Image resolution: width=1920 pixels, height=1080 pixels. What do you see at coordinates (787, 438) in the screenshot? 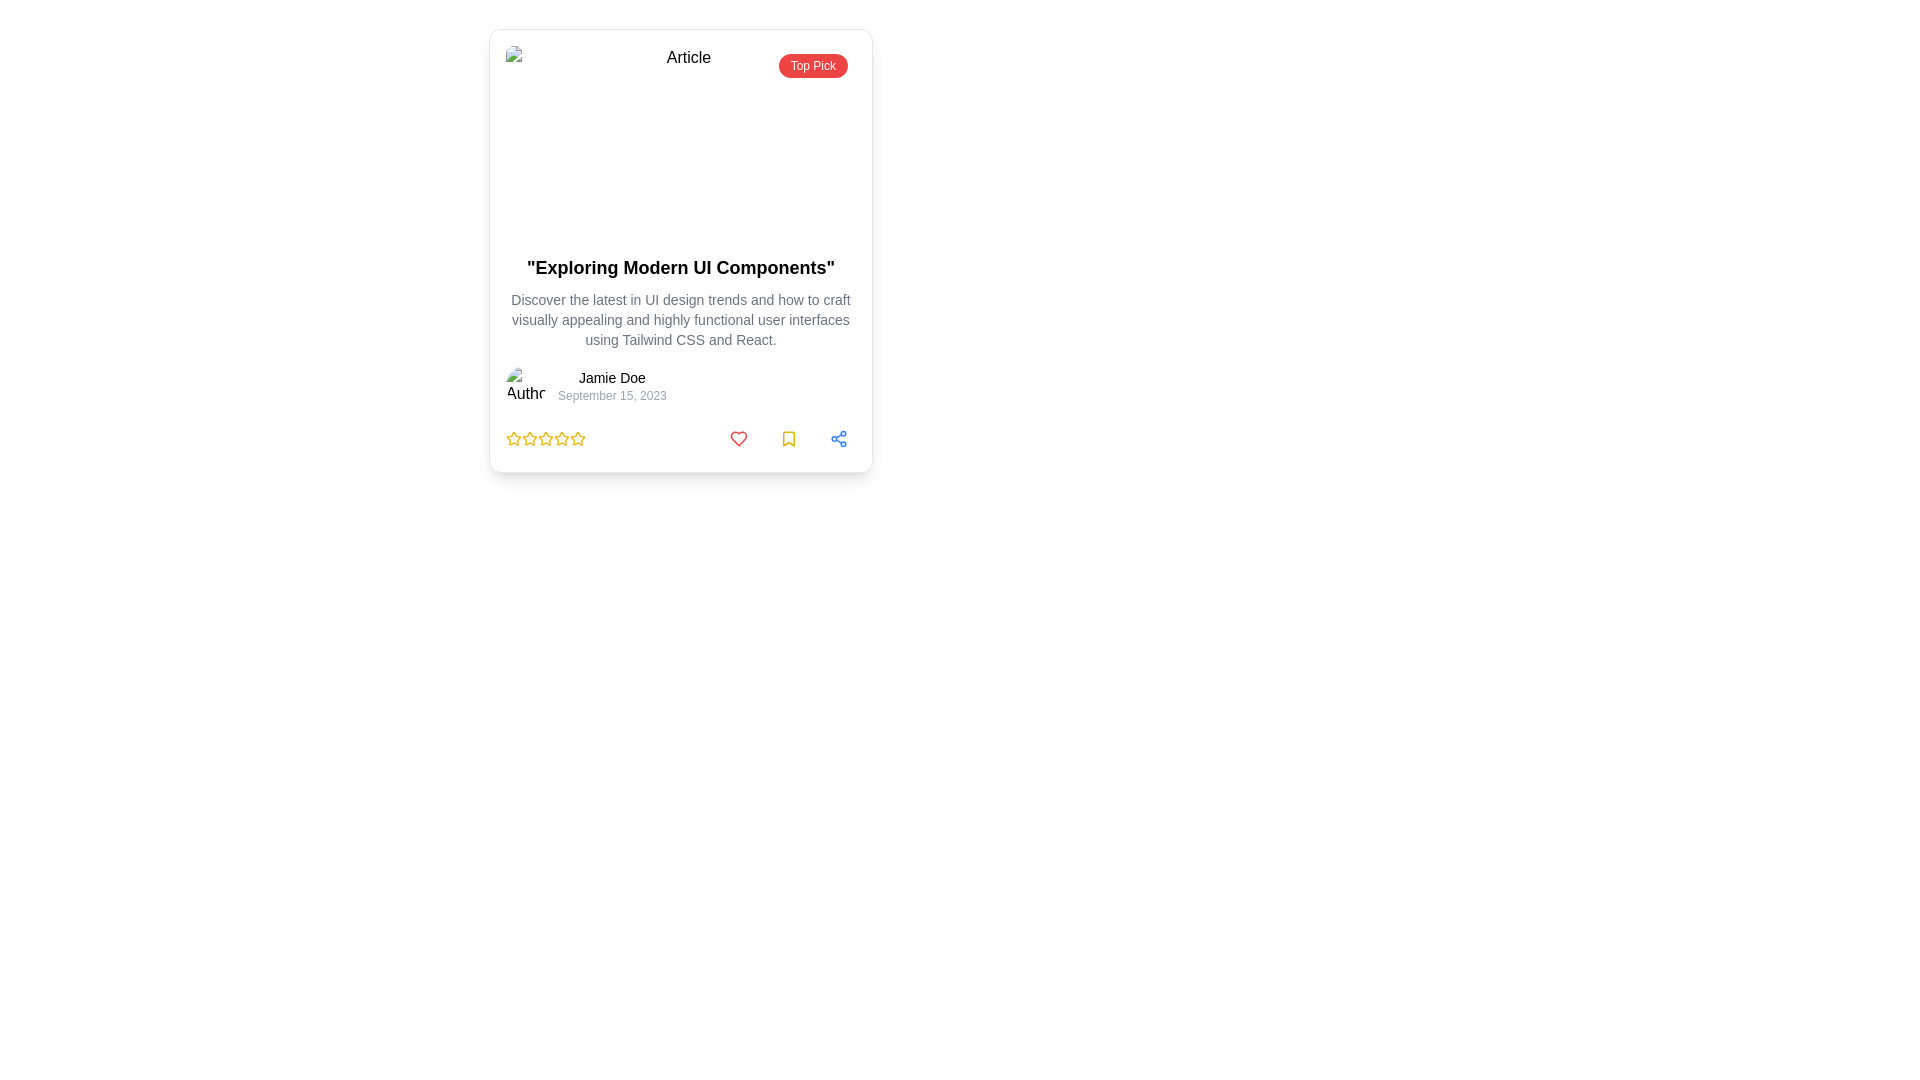
I see `the bookmark button, which is the second button from the left in a group of three at the bottom right of the card component, located directly to the right of the heart icon button` at bounding box center [787, 438].